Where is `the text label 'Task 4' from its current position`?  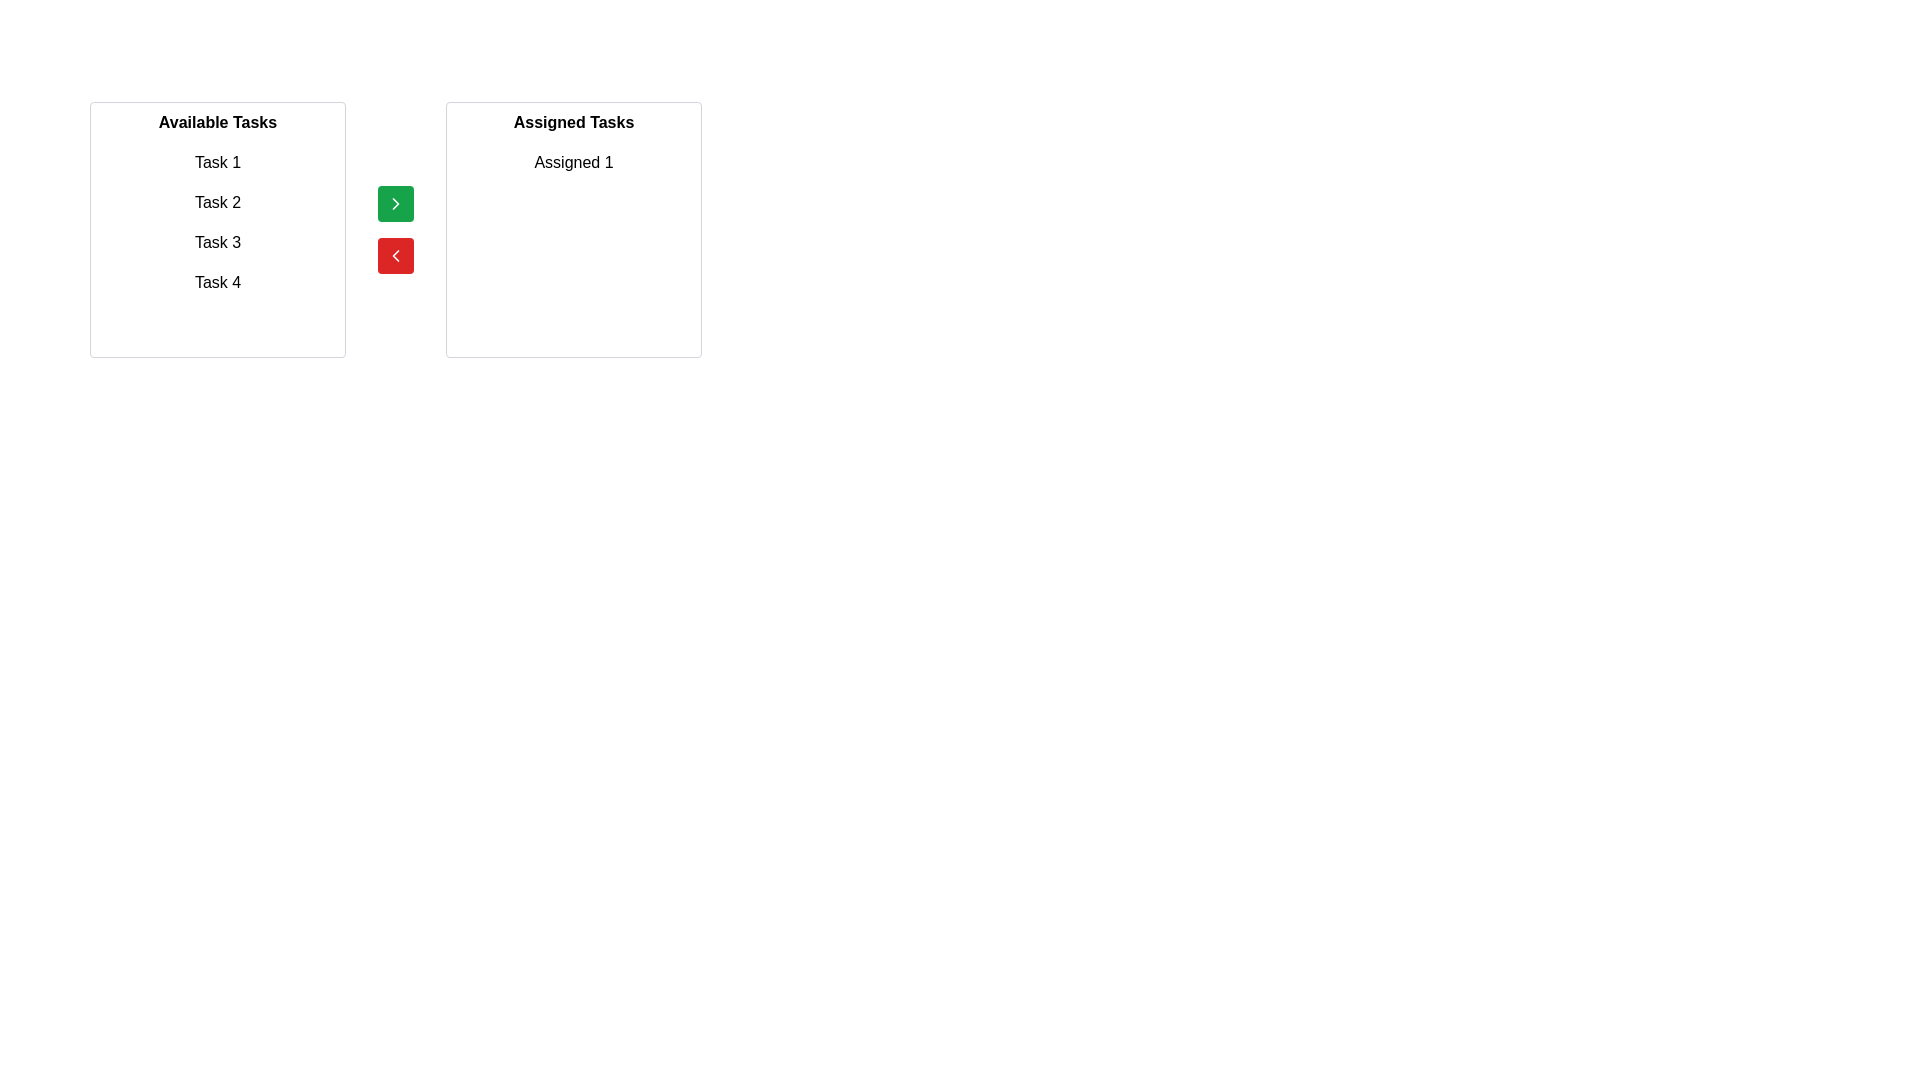
the text label 'Task 4' from its current position is located at coordinates (217, 282).